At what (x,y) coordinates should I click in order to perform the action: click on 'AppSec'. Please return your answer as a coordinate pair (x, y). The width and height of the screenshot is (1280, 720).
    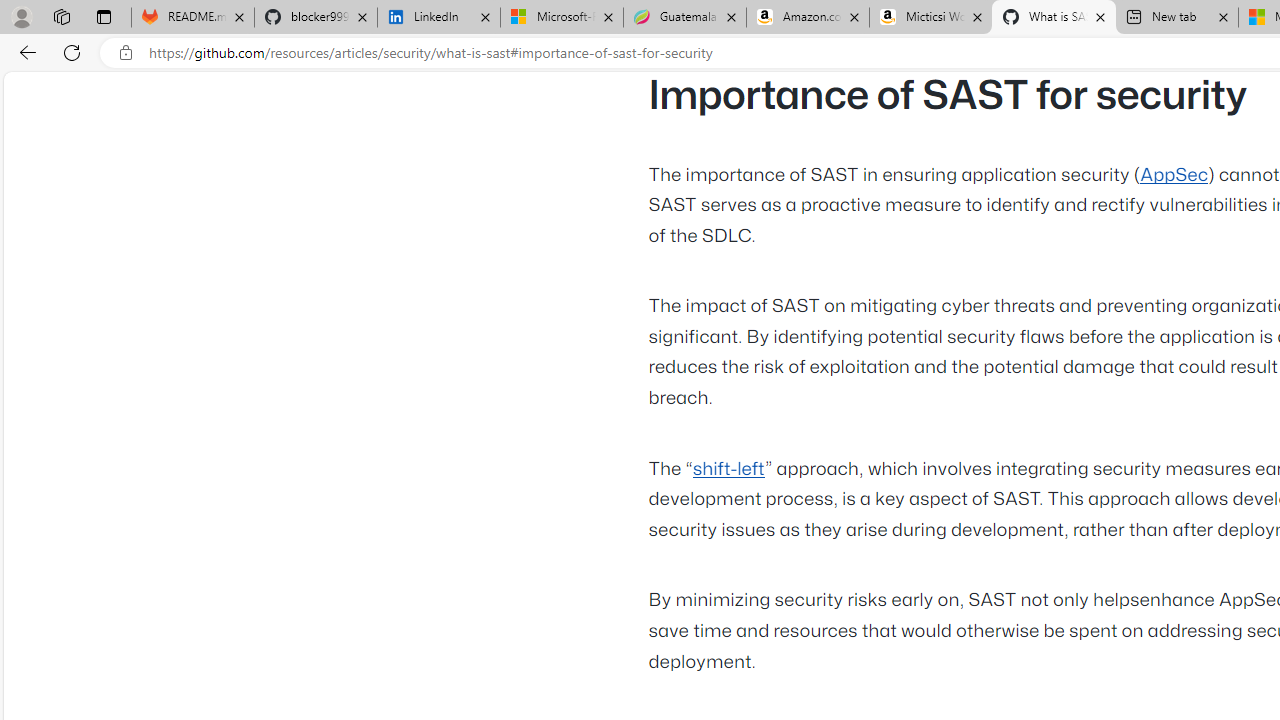
    Looking at the image, I should click on (1174, 174).